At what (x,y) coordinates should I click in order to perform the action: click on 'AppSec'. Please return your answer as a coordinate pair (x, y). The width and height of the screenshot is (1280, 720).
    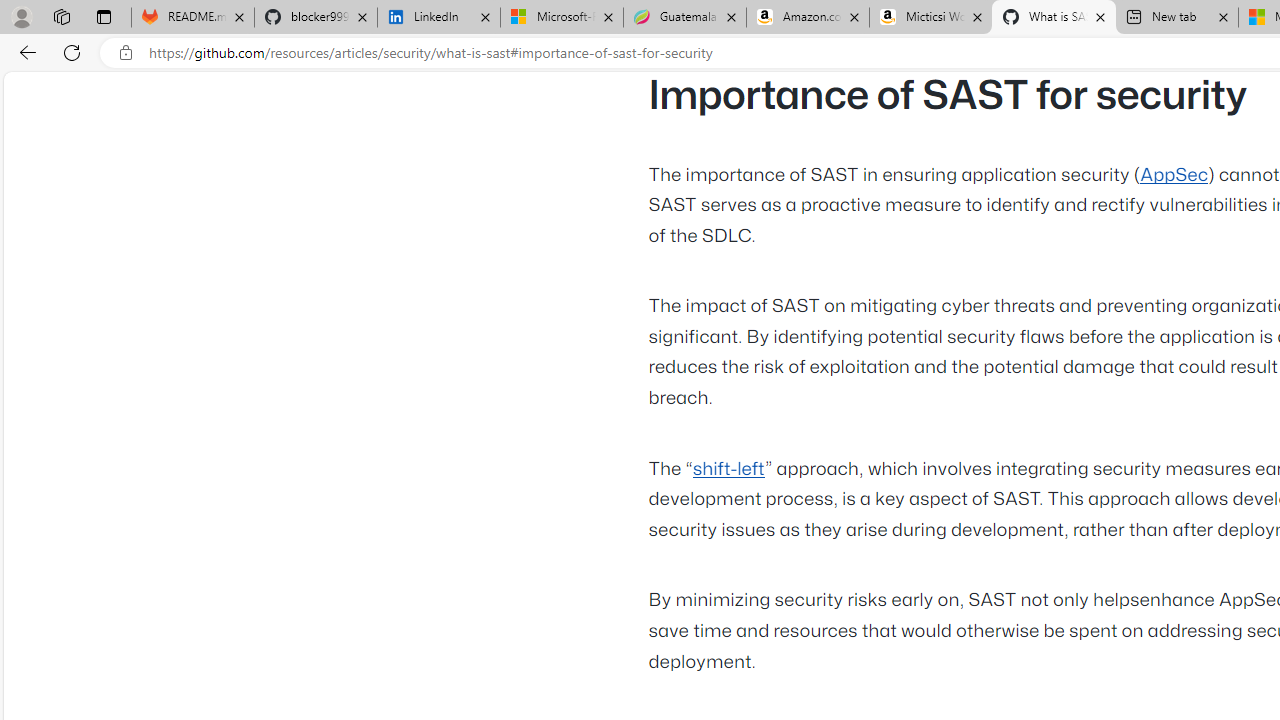
    Looking at the image, I should click on (1174, 174).